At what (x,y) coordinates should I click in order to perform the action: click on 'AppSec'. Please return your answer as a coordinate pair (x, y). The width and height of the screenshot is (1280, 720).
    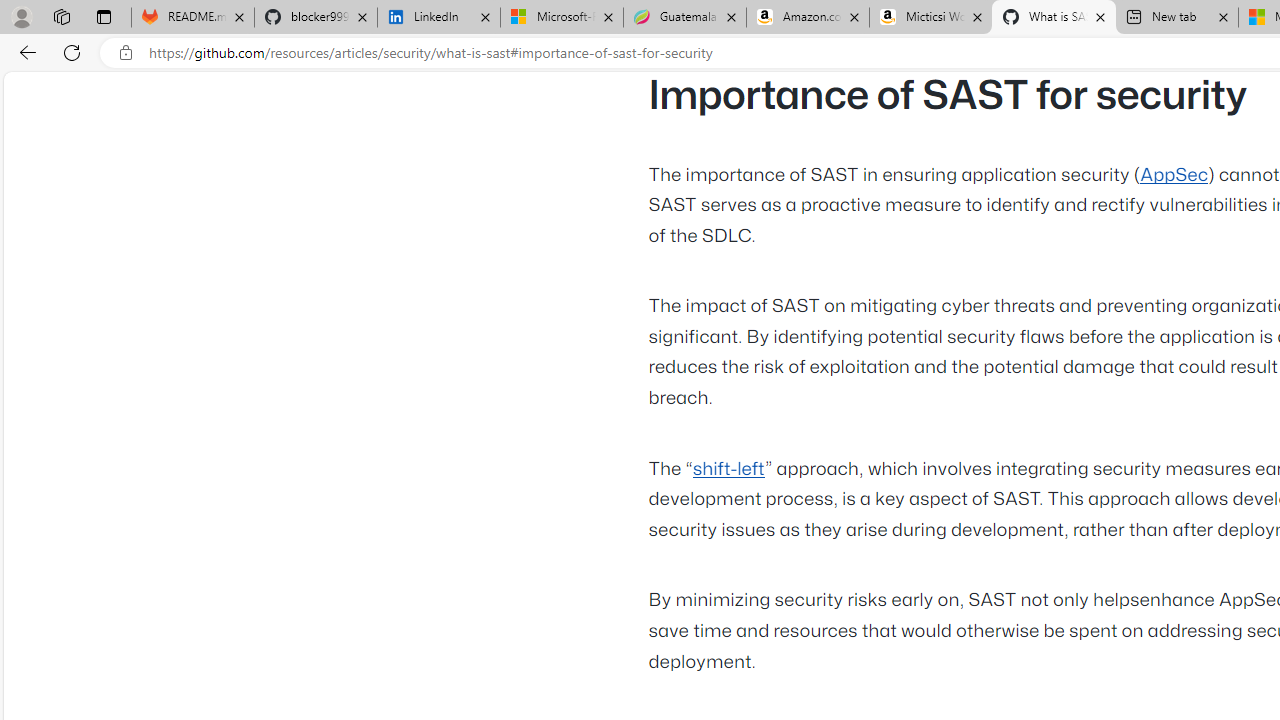
    Looking at the image, I should click on (1174, 174).